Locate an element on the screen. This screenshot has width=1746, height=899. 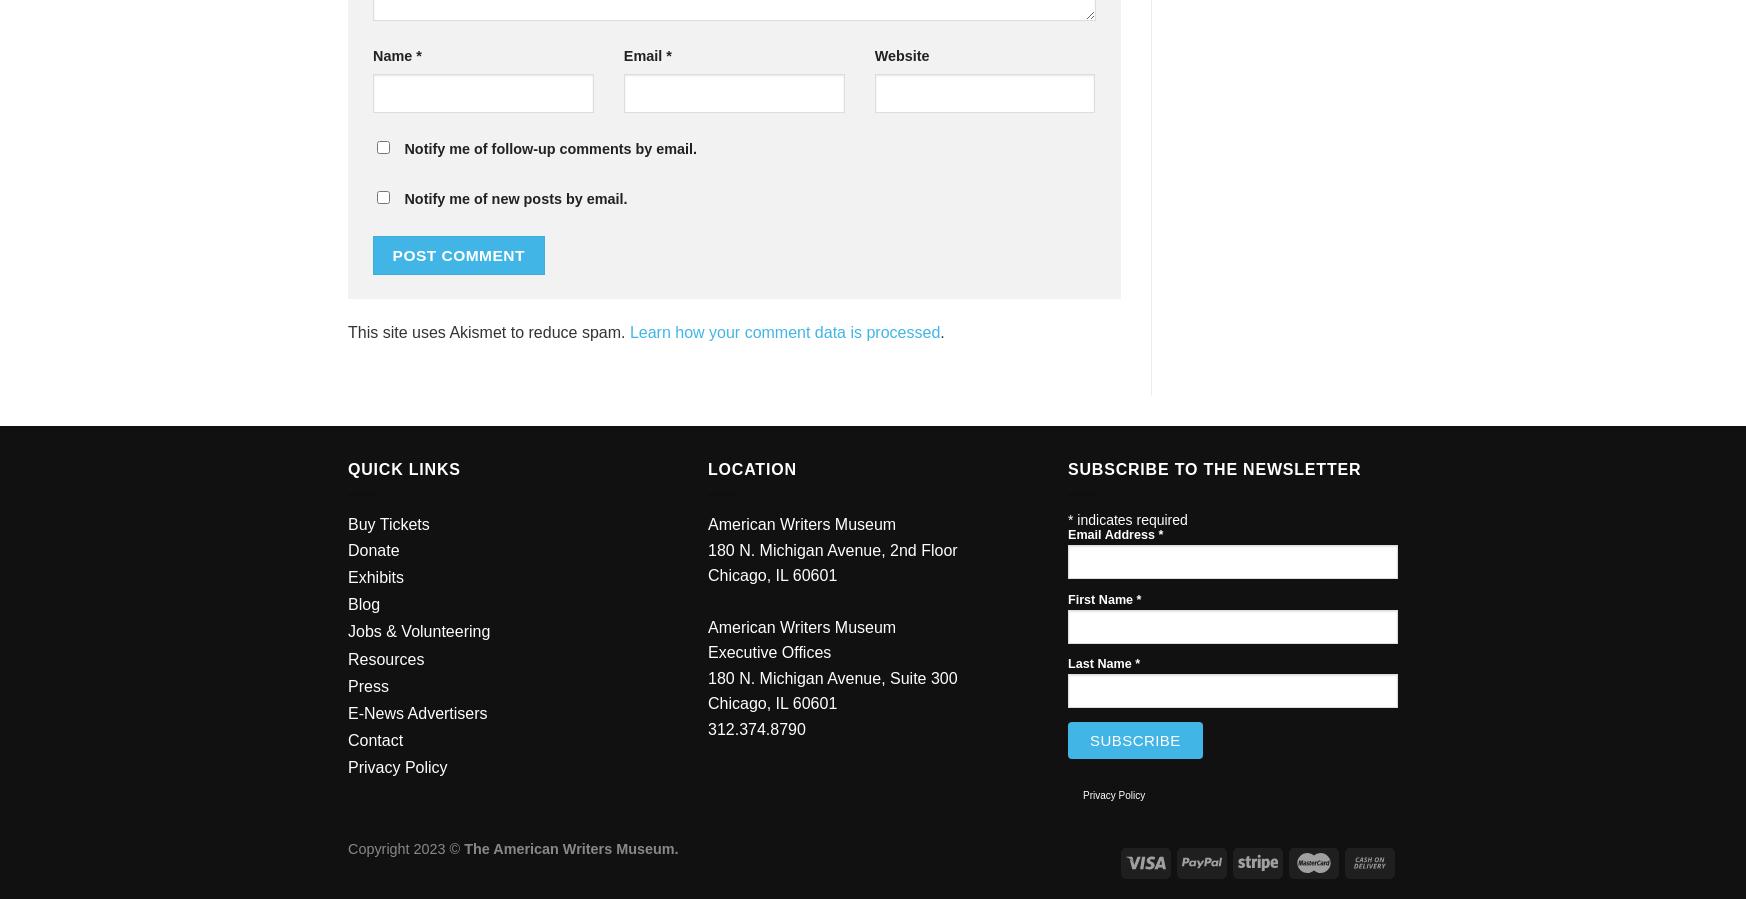
'312.374.8790' is located at coordinates (707, 727).